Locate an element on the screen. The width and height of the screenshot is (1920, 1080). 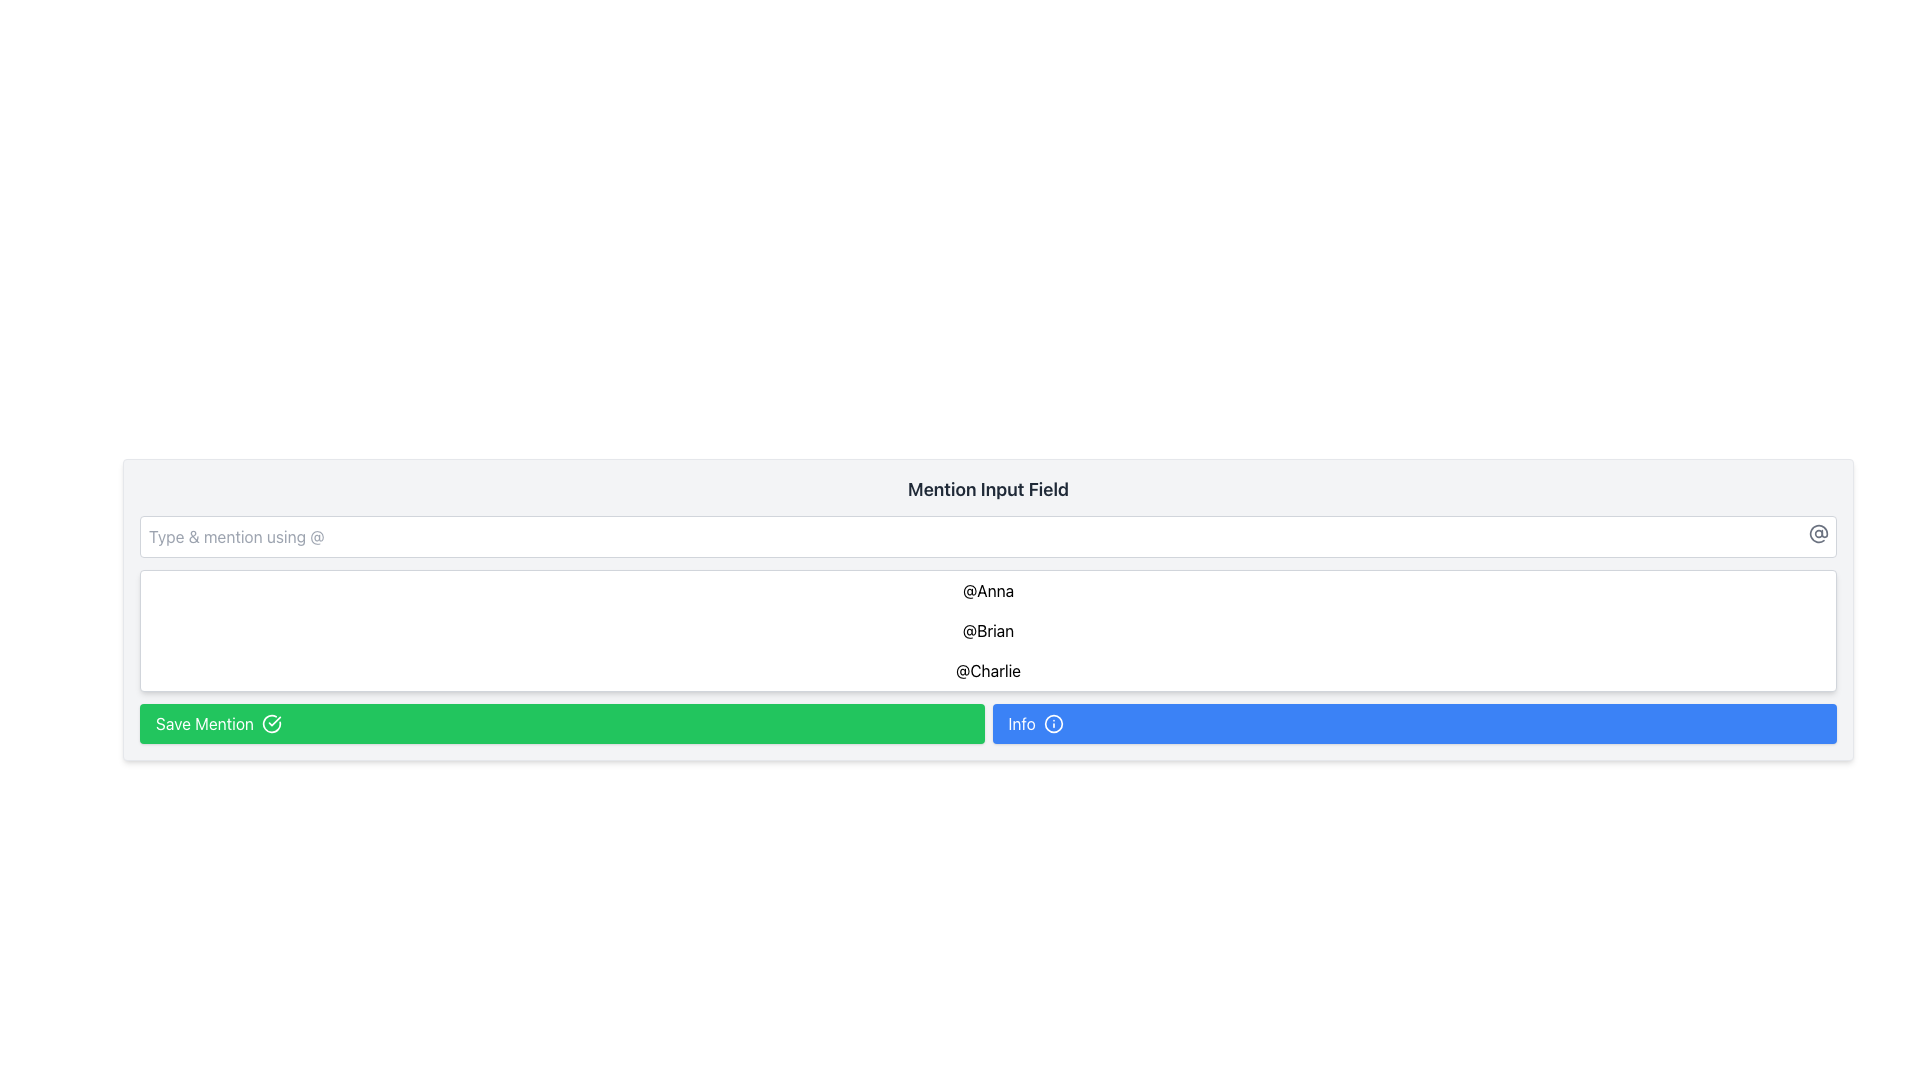
the circular icon within the 'Info' button located at the bottom right corner of the panel containing mention suggestions is located at coordinates (1052, 724).